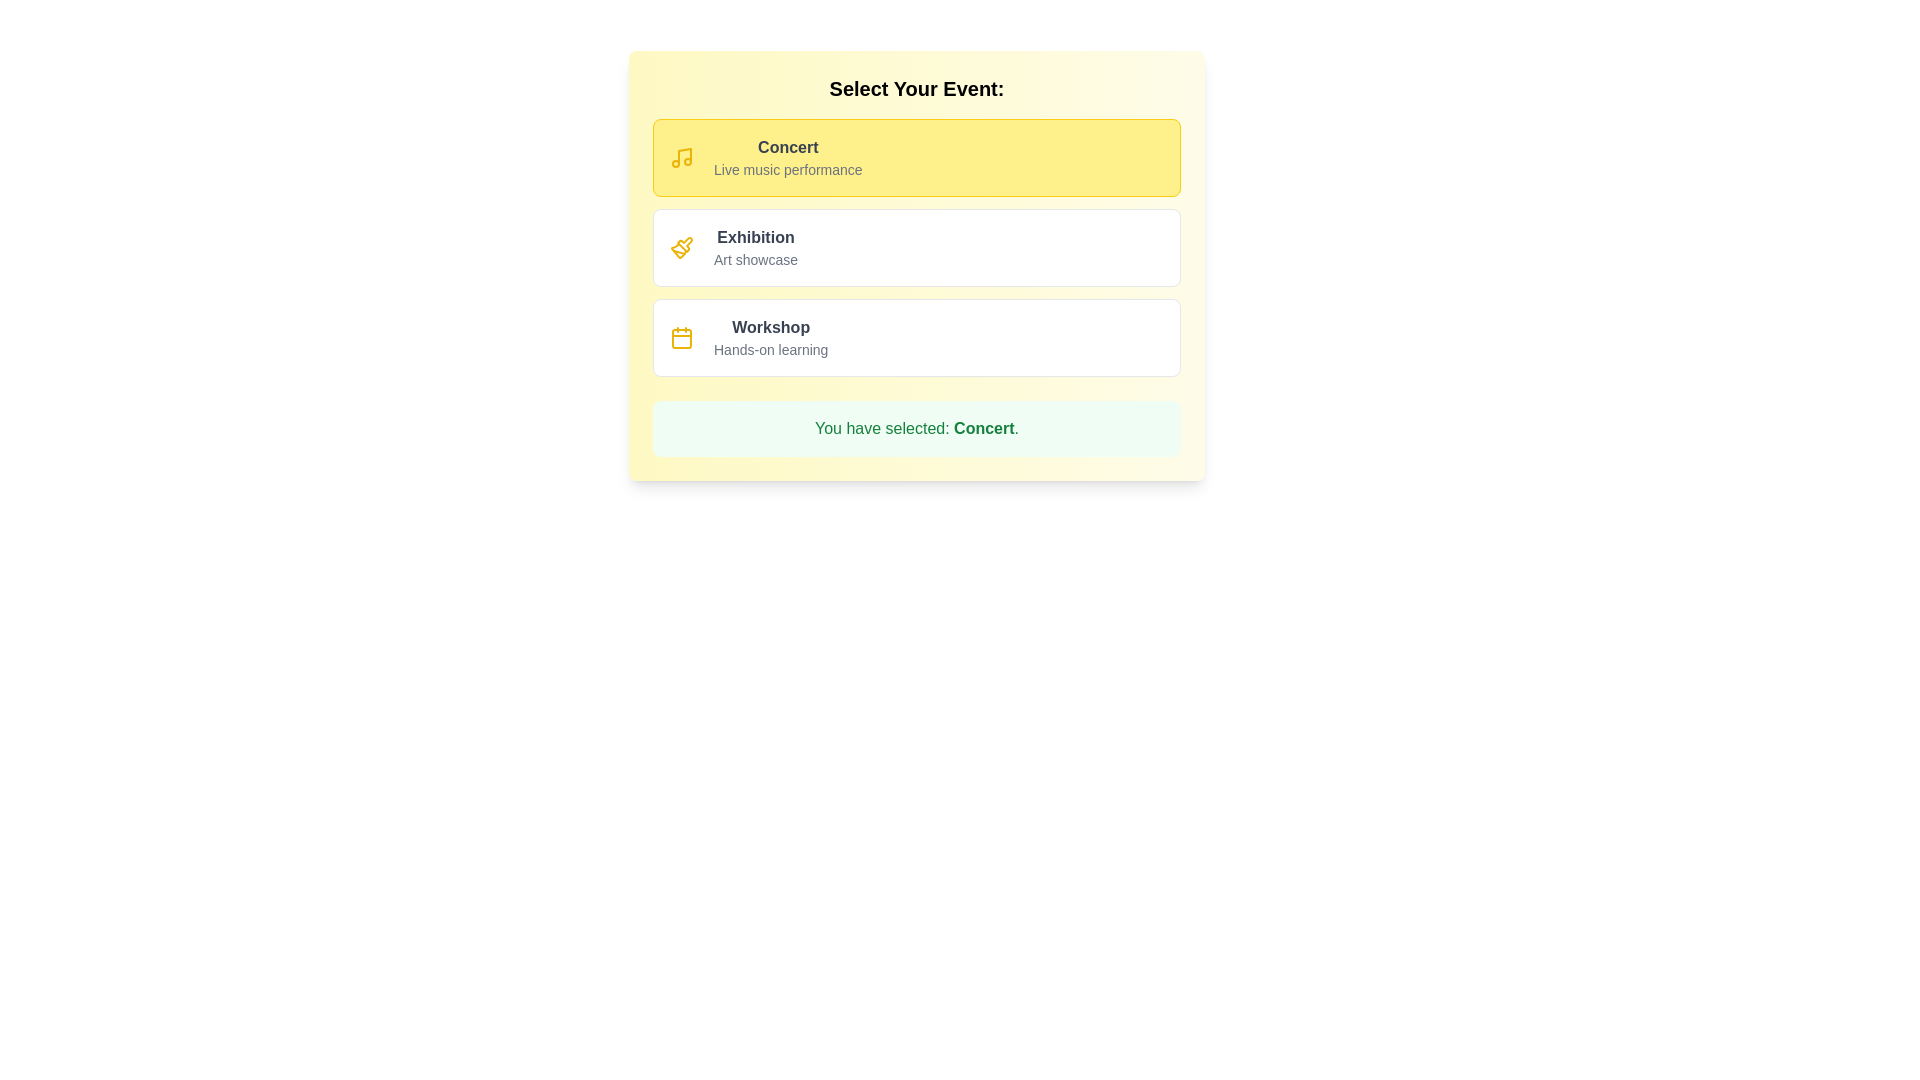 The height and width of the screenshot is (1080, 1920). Describe the element at coordinates (686, 157) in the screenshot. I see `the yellow musical notes icon located on the left side of the 'Concert' option in the event options list` at that location.